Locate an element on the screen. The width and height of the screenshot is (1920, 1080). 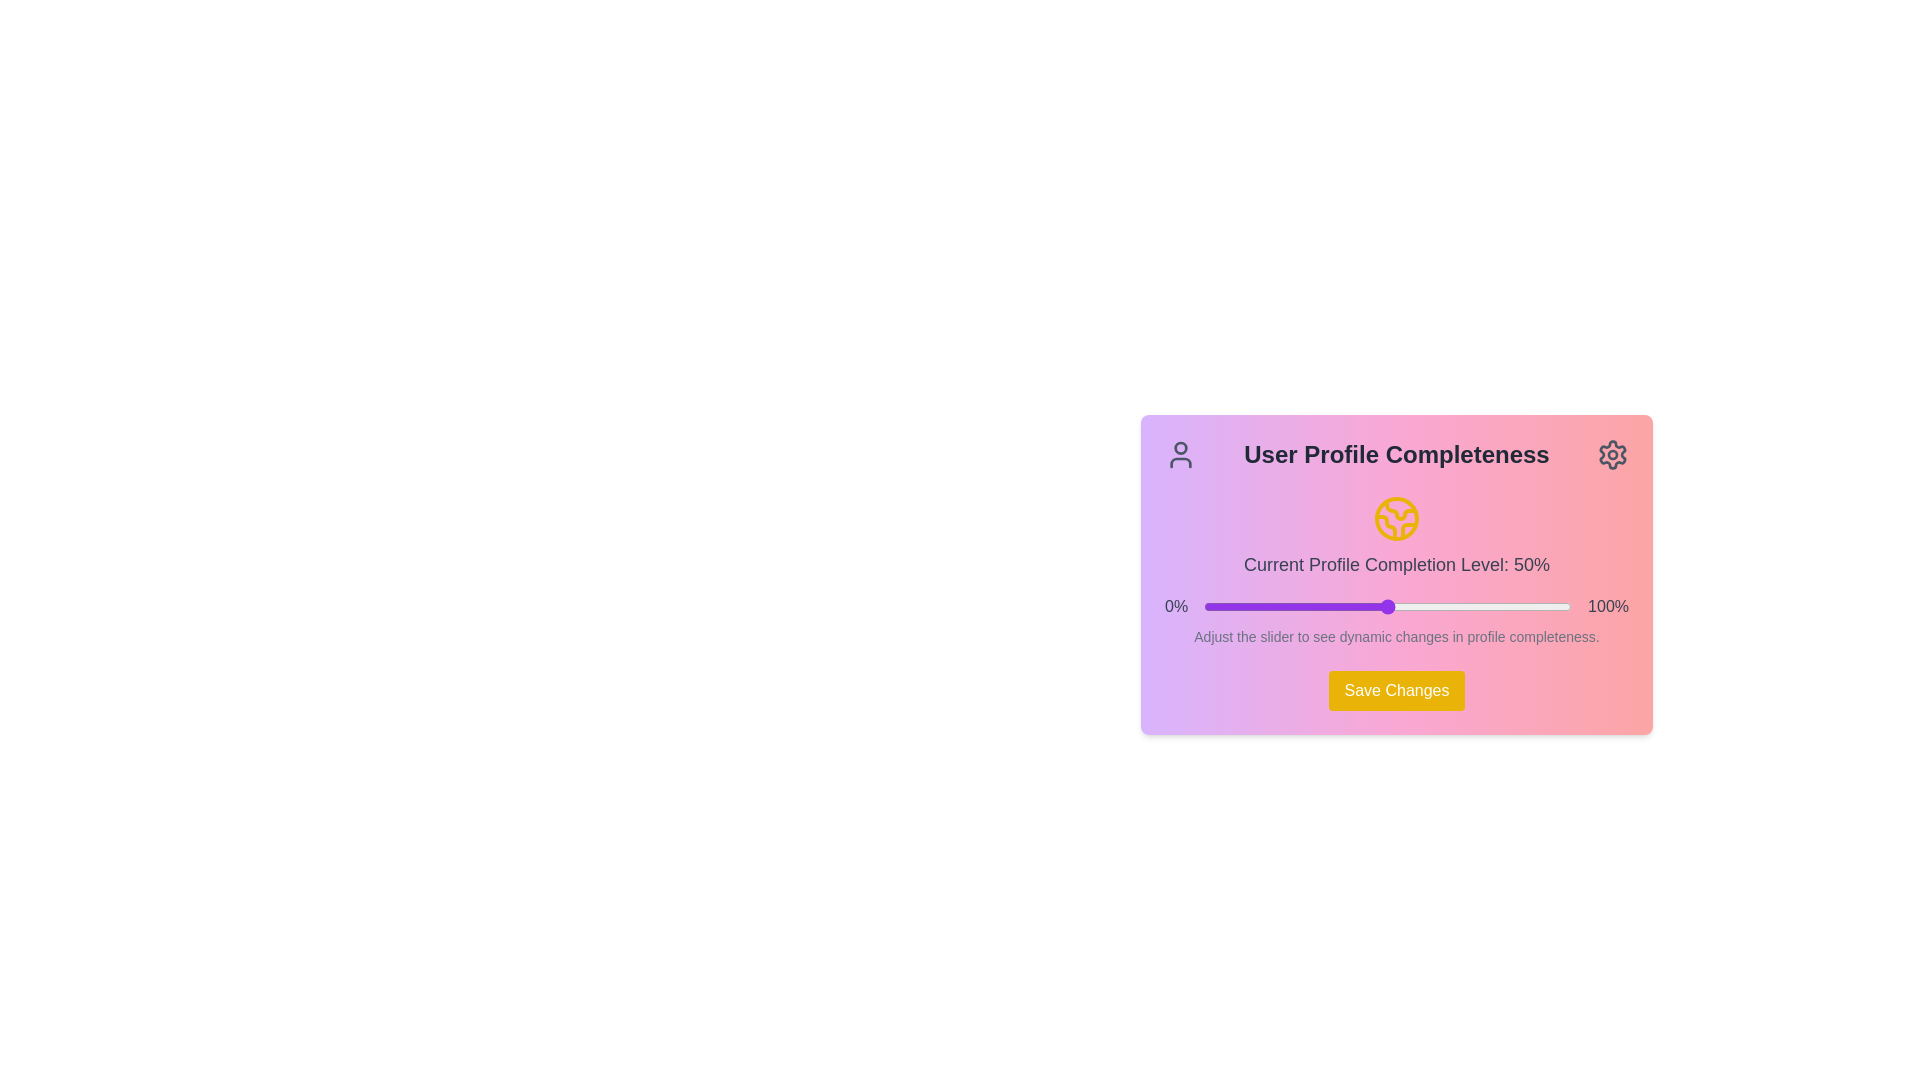
the profile completeness level is located at coordinates (1307, 605).